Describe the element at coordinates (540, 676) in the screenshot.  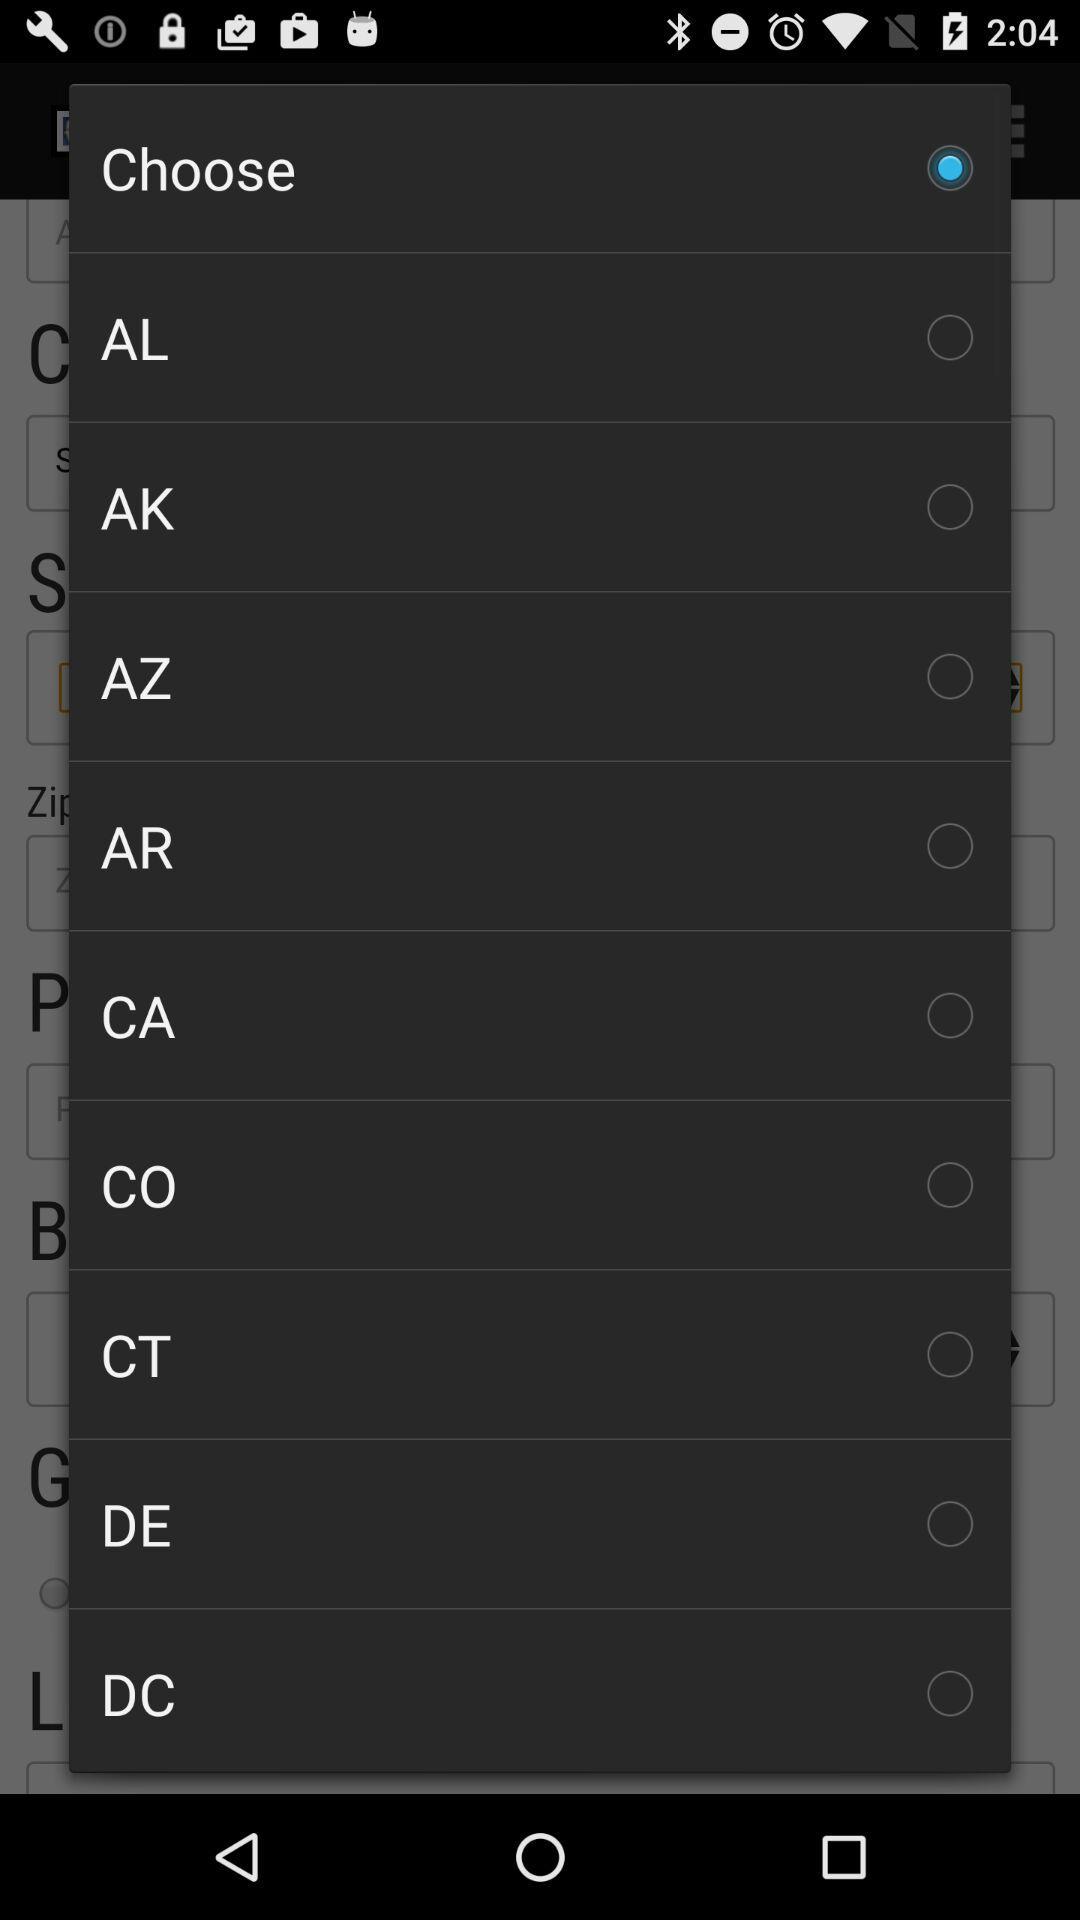
I see `icon above ar checkbox` at that location.